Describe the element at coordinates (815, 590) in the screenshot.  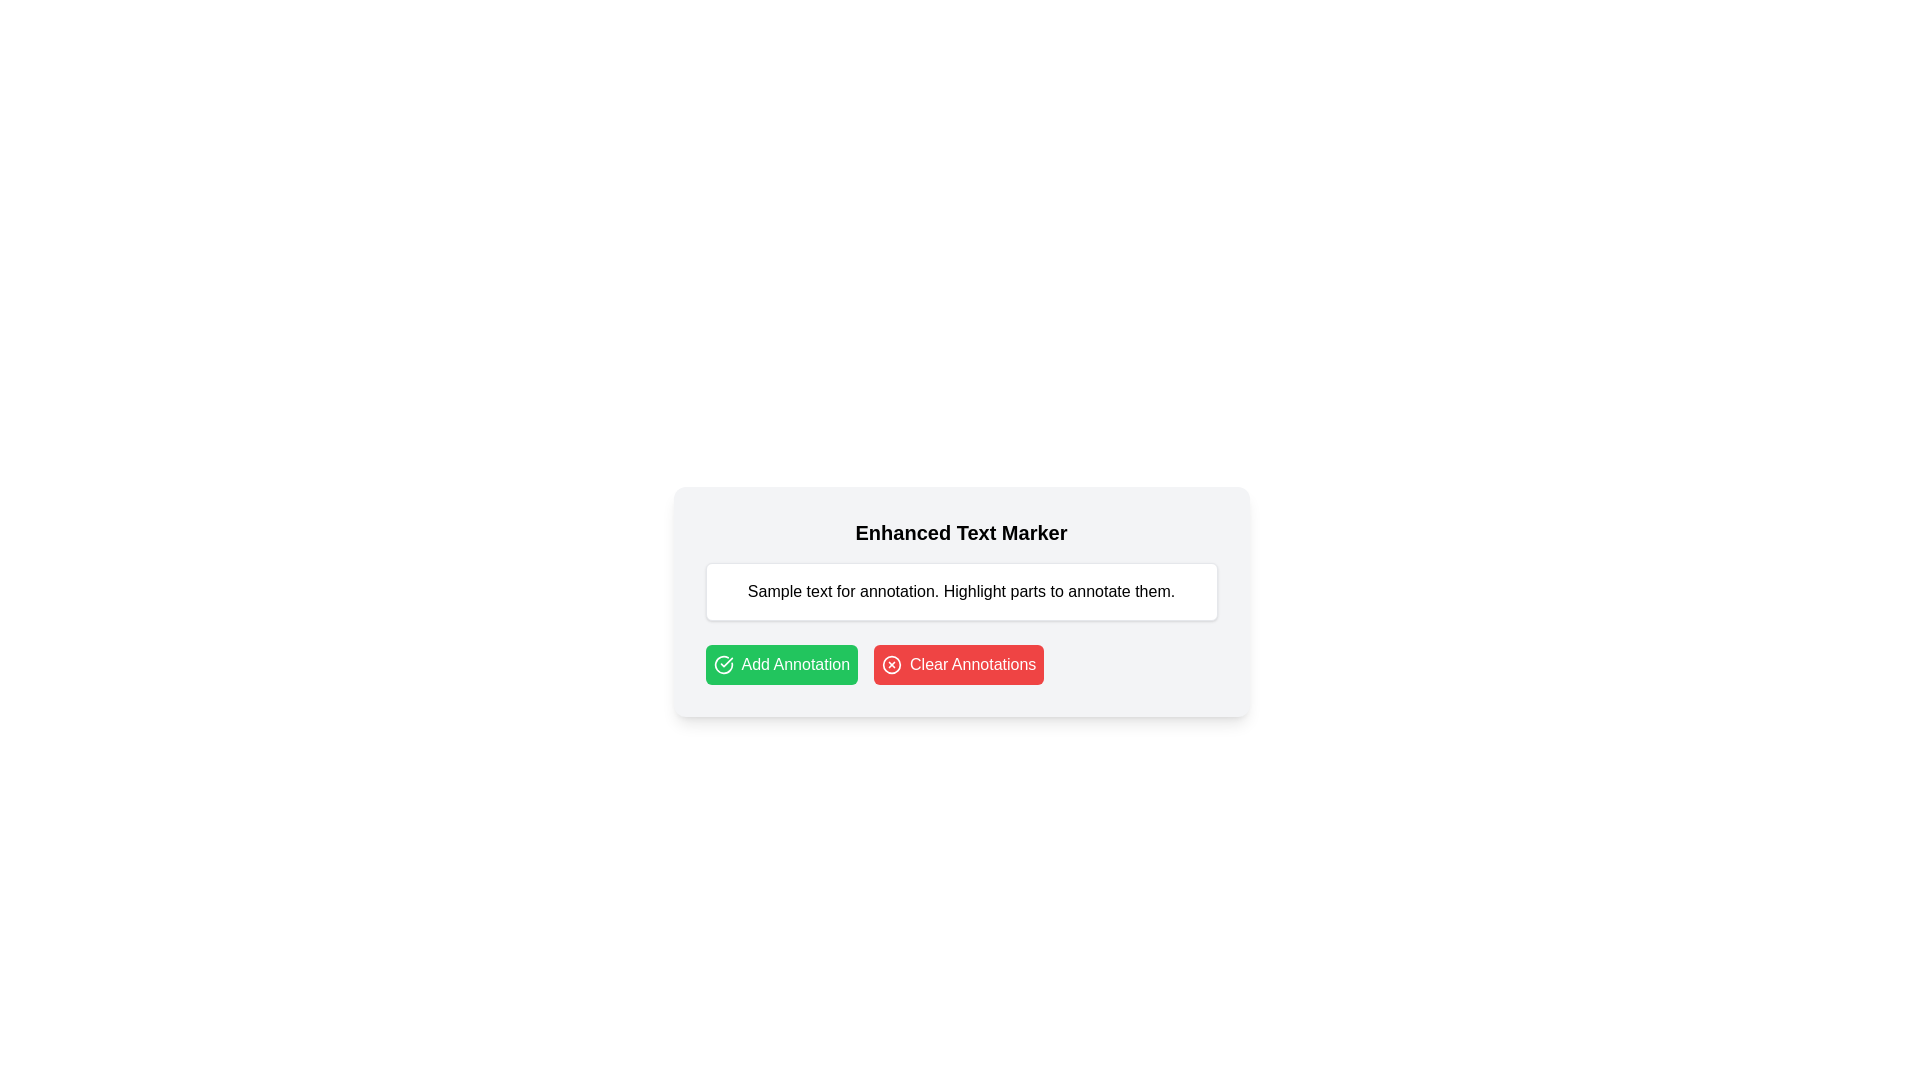
I see `the letter 'e' in the text 'Sample text for annotation' located in the primary text box under the heading 'Enhanced Text Marker.'` at that location.